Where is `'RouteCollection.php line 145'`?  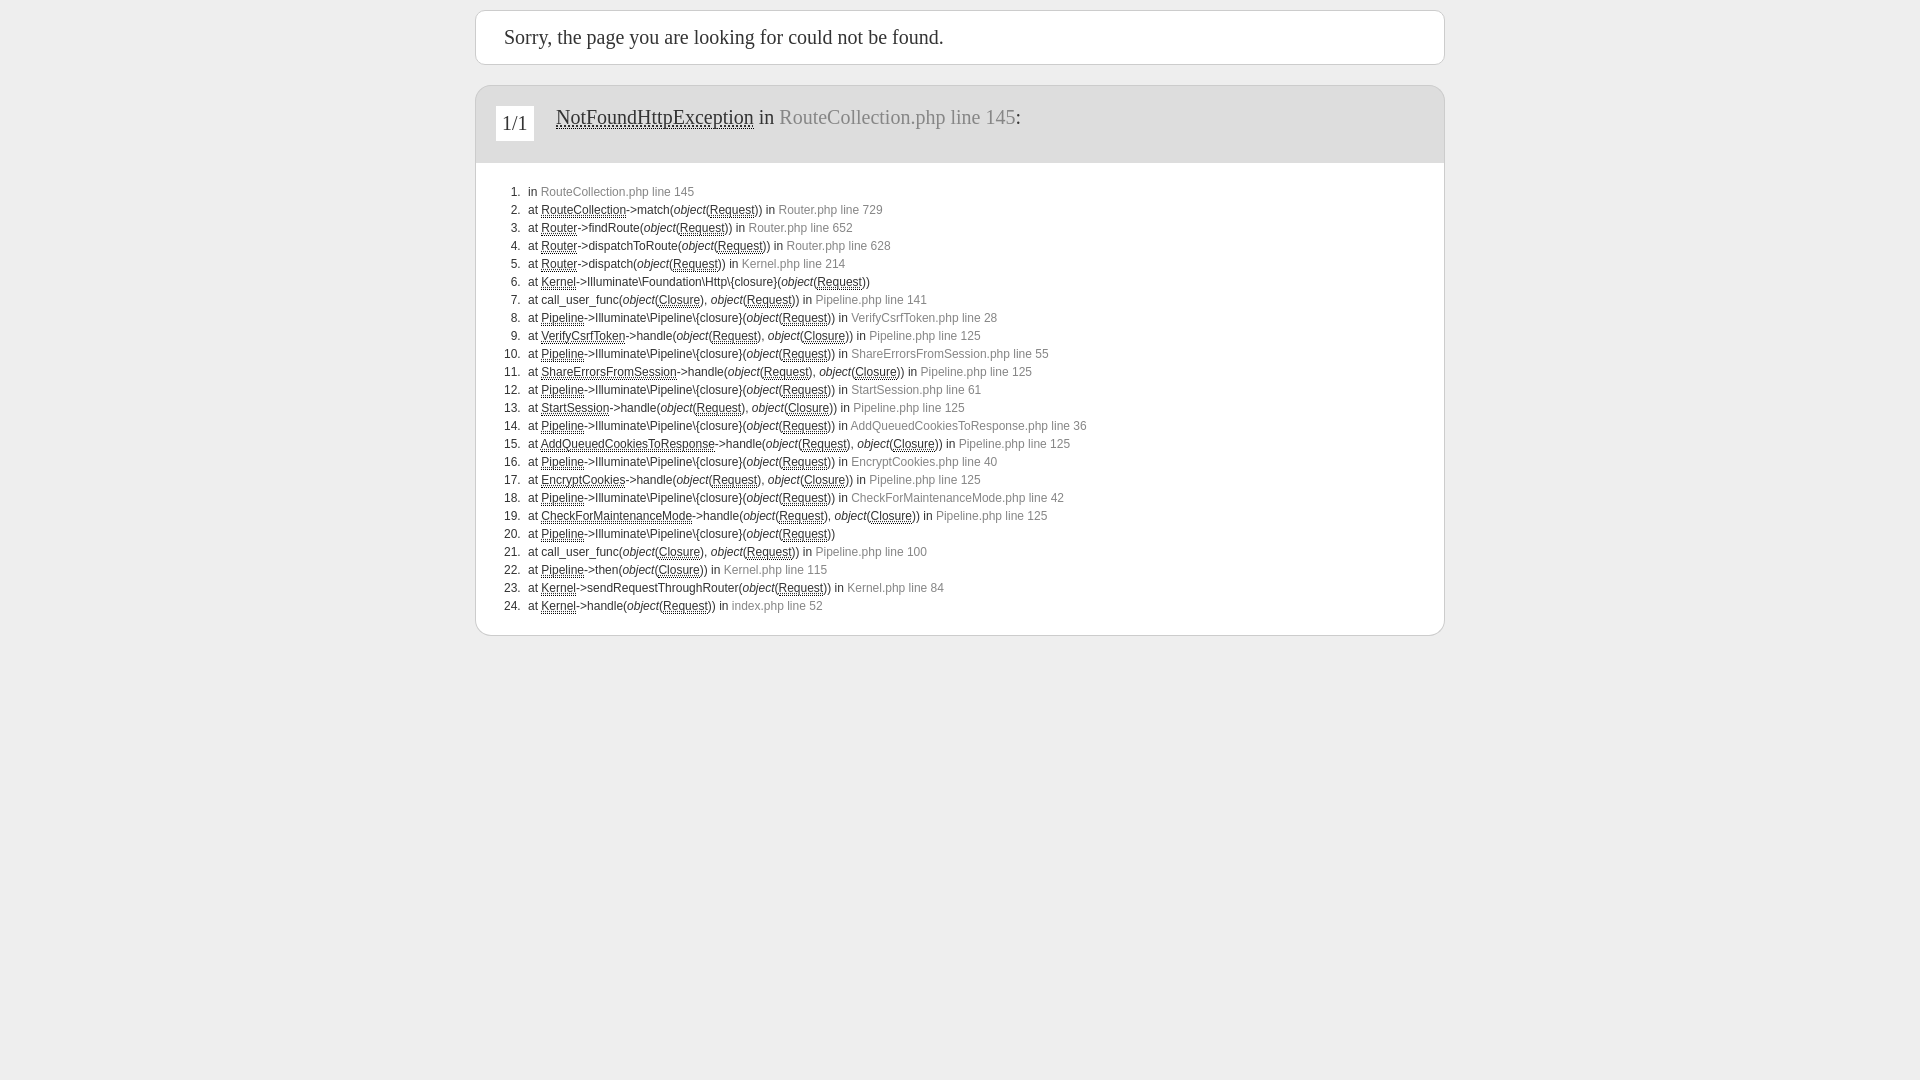 'RouteCollection.php line 145' is located at coordinates (896, 116).